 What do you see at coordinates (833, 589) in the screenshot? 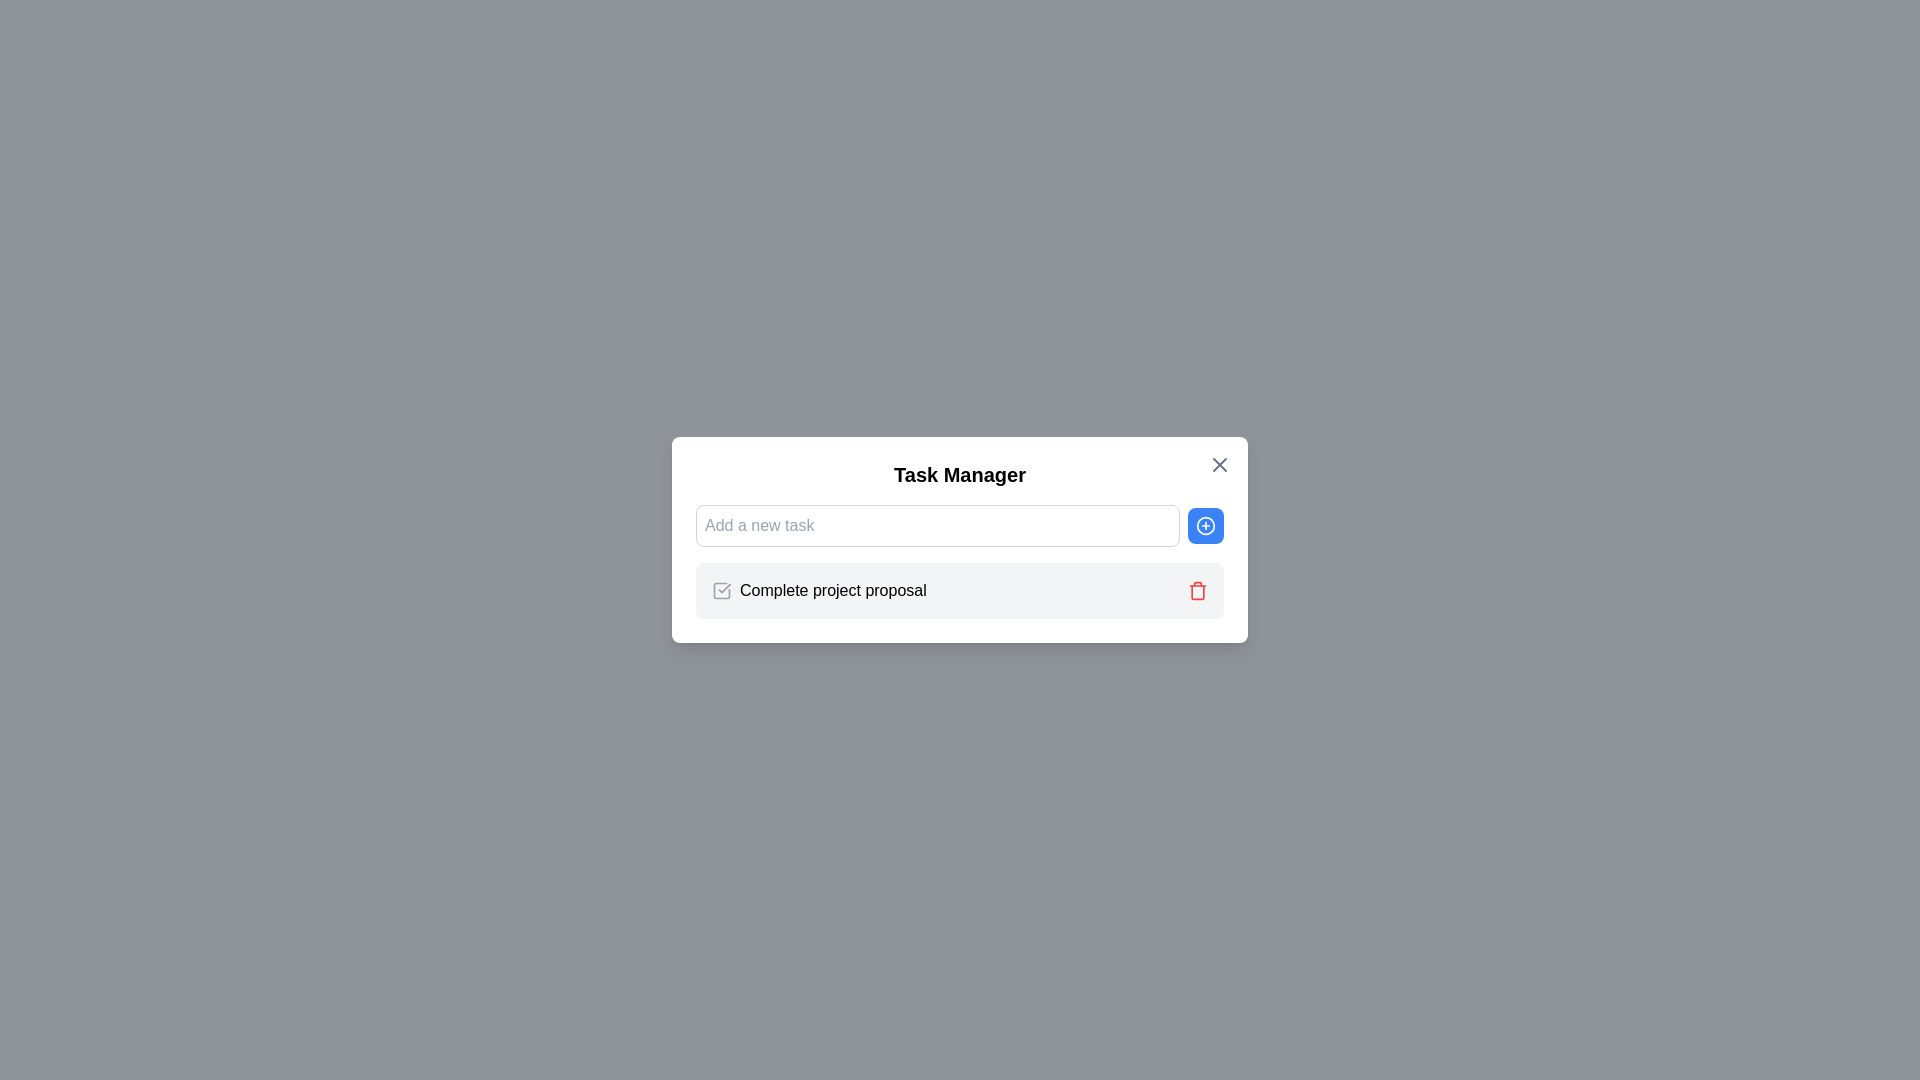
I see `the text label displaying 'Complete project proposal', which is positioned between a checkbox icon and a trash icon in the task manager box` at bounding box center [833, 589].